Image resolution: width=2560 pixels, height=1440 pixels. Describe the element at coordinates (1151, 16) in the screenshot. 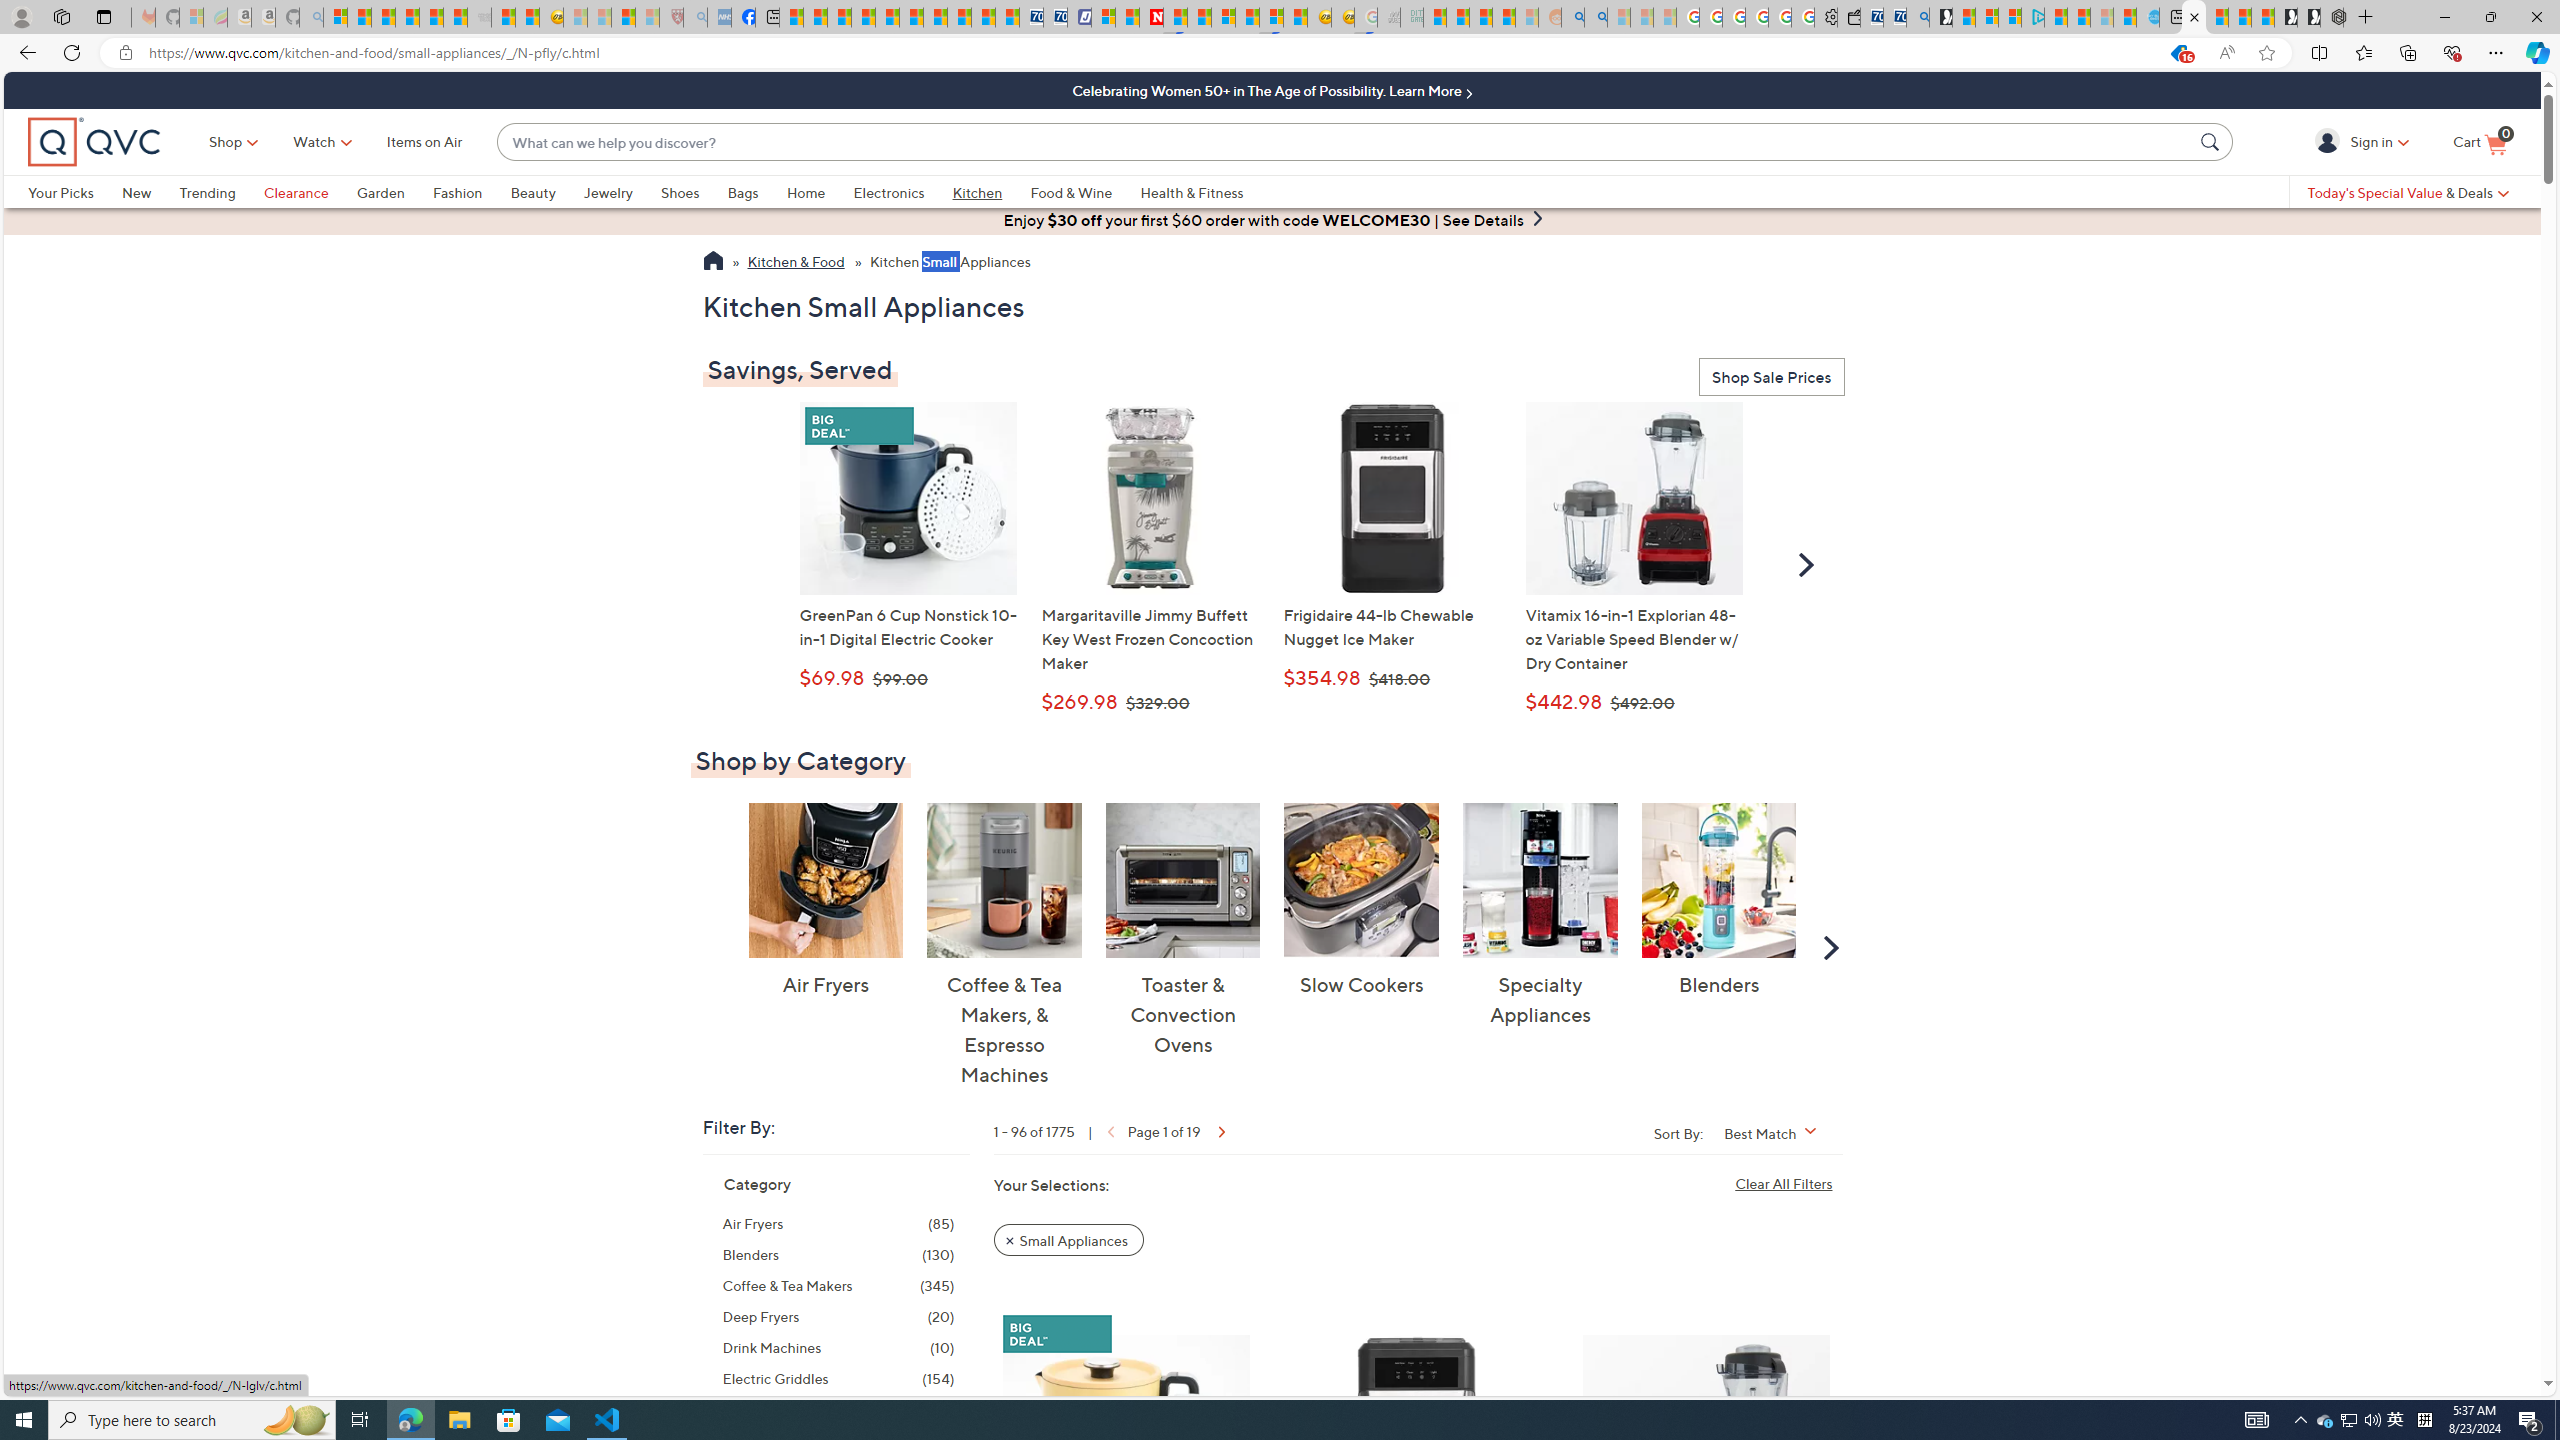

I see `'Latest Politics News & Archive | Newsweek.com'` at that location.